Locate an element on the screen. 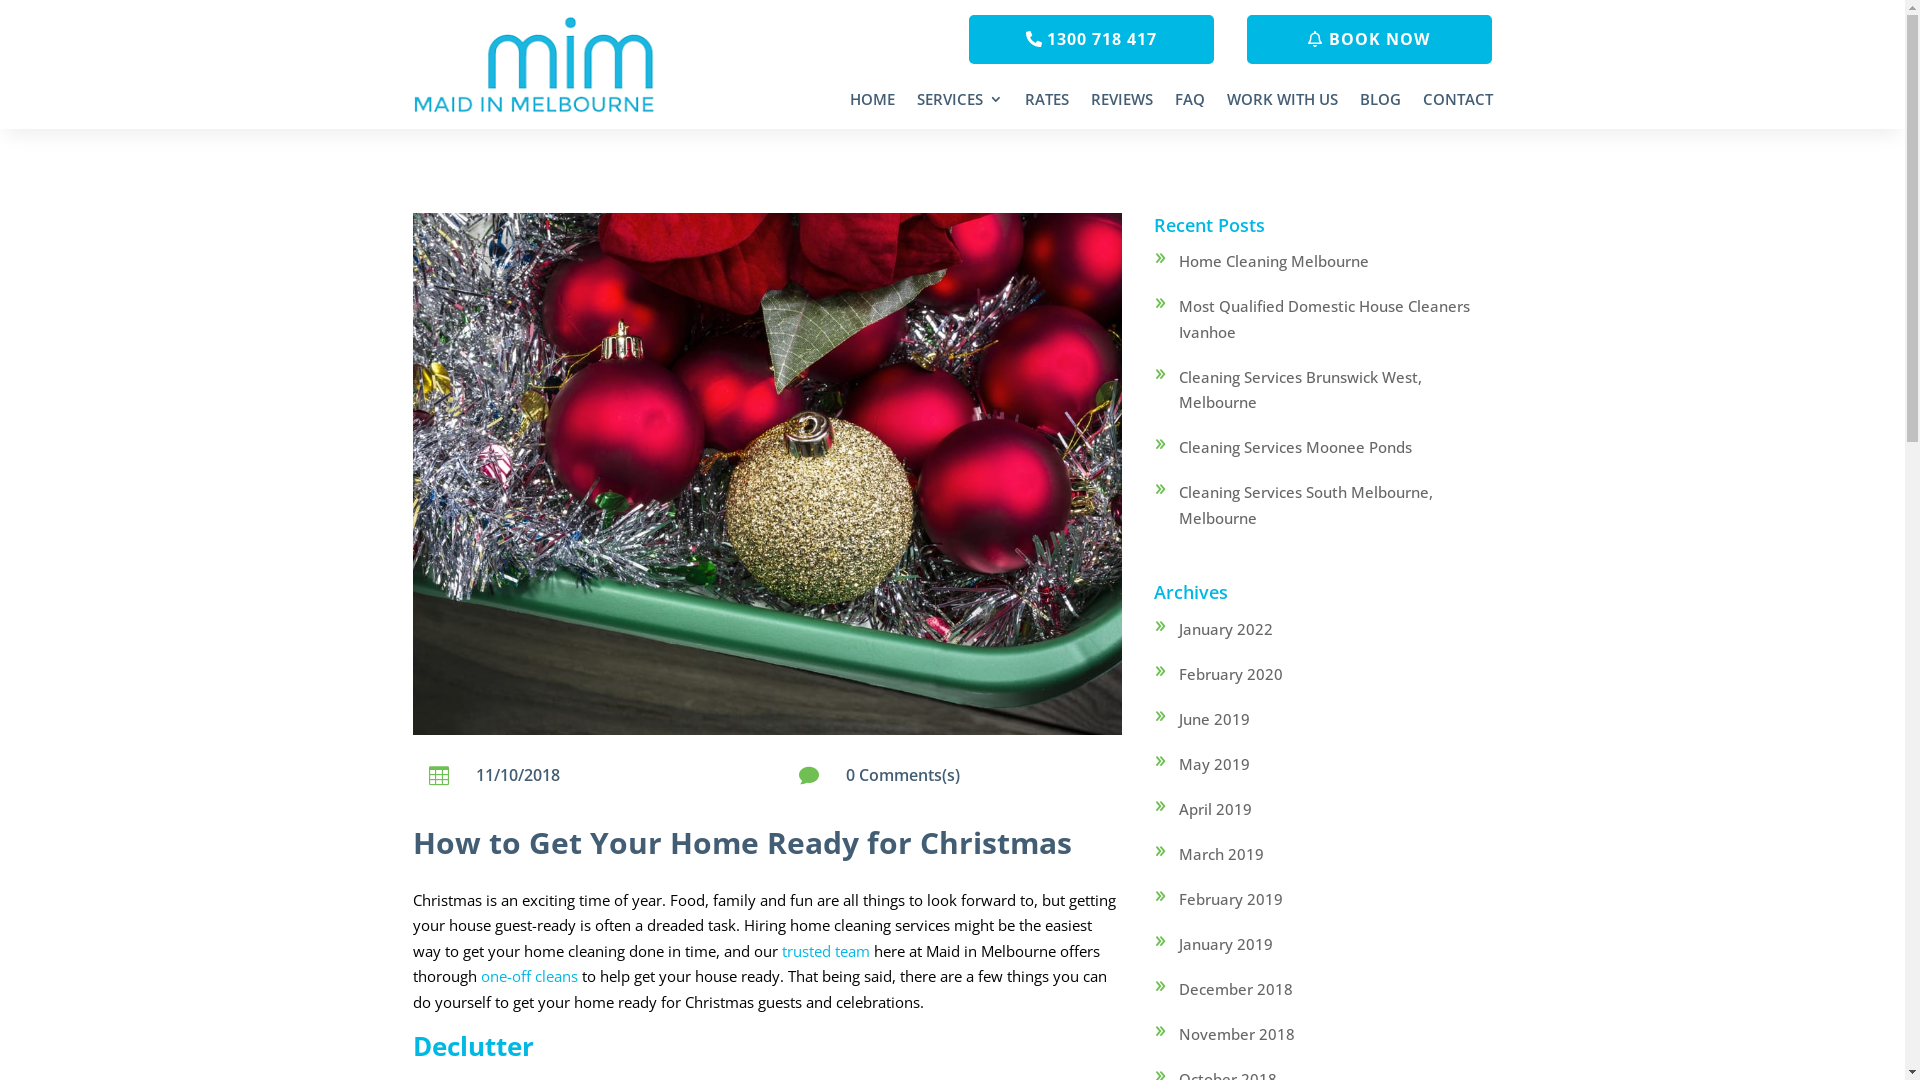 The image size is (1920, 1080). 'FAQ' is located at coordinates (1189, 103).